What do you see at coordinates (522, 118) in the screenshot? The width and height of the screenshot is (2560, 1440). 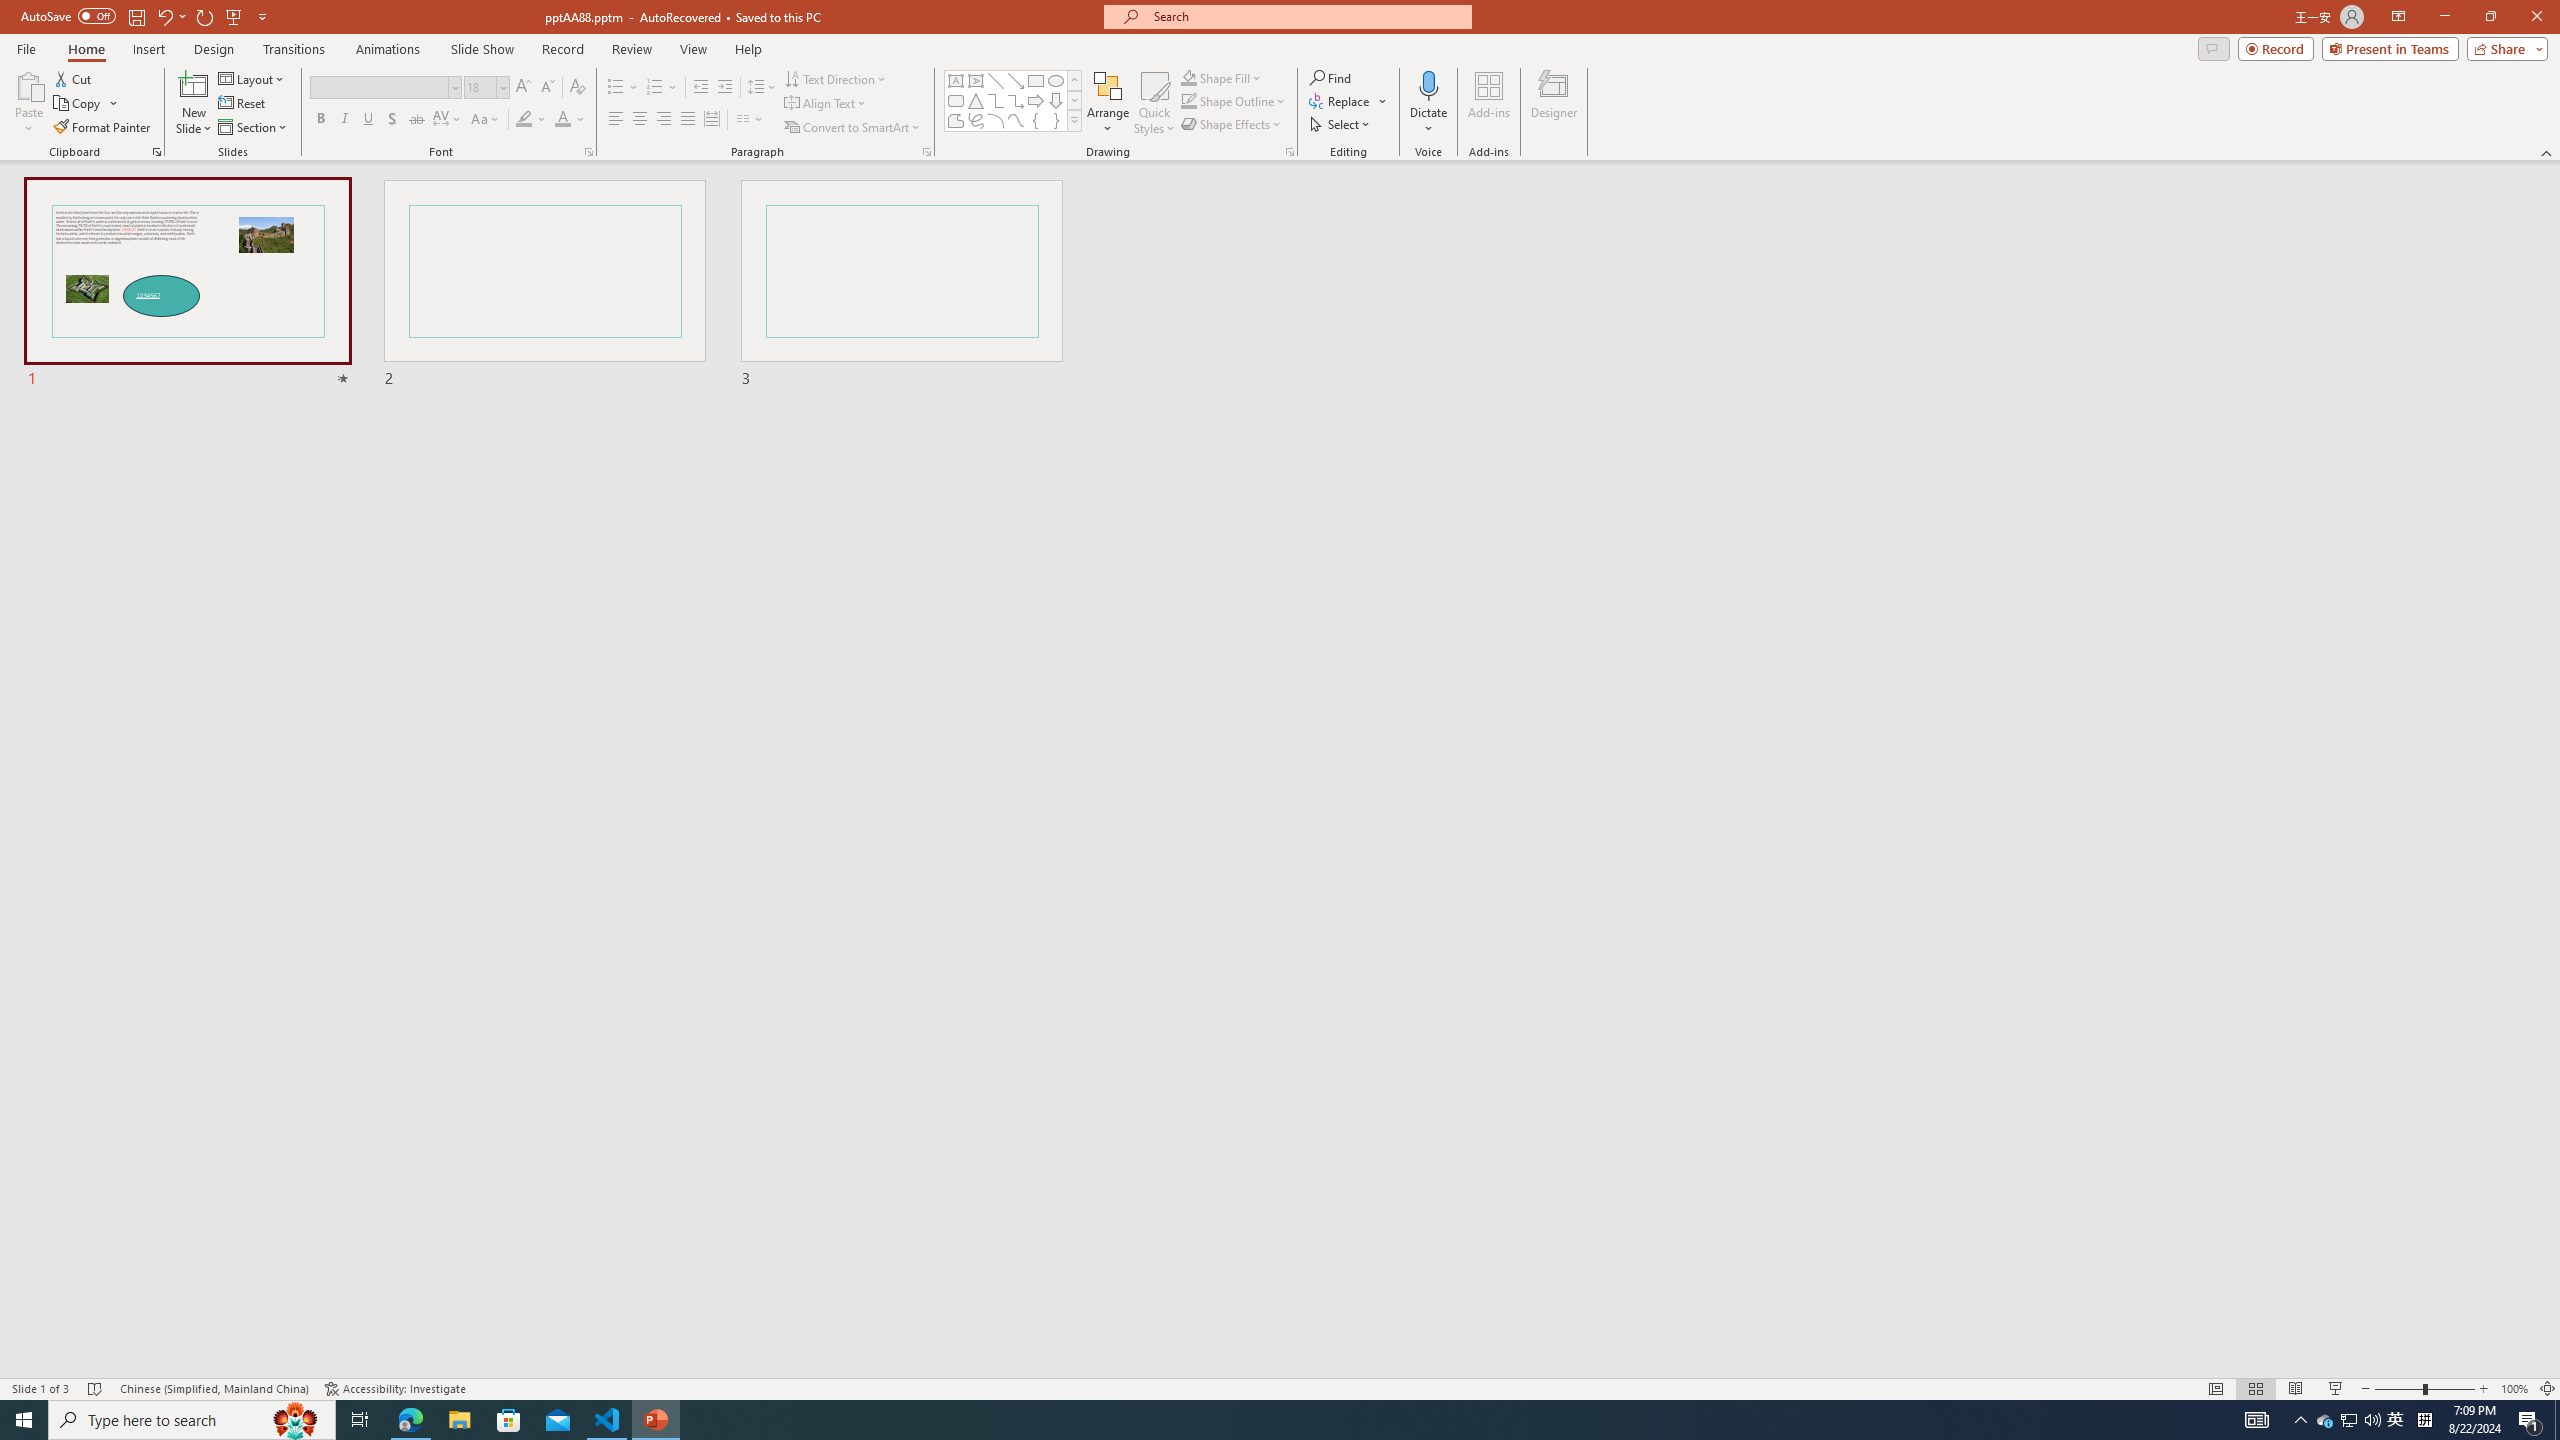 I see `'Text Highlight Color Yellow'` at bounding box center [522, 118].